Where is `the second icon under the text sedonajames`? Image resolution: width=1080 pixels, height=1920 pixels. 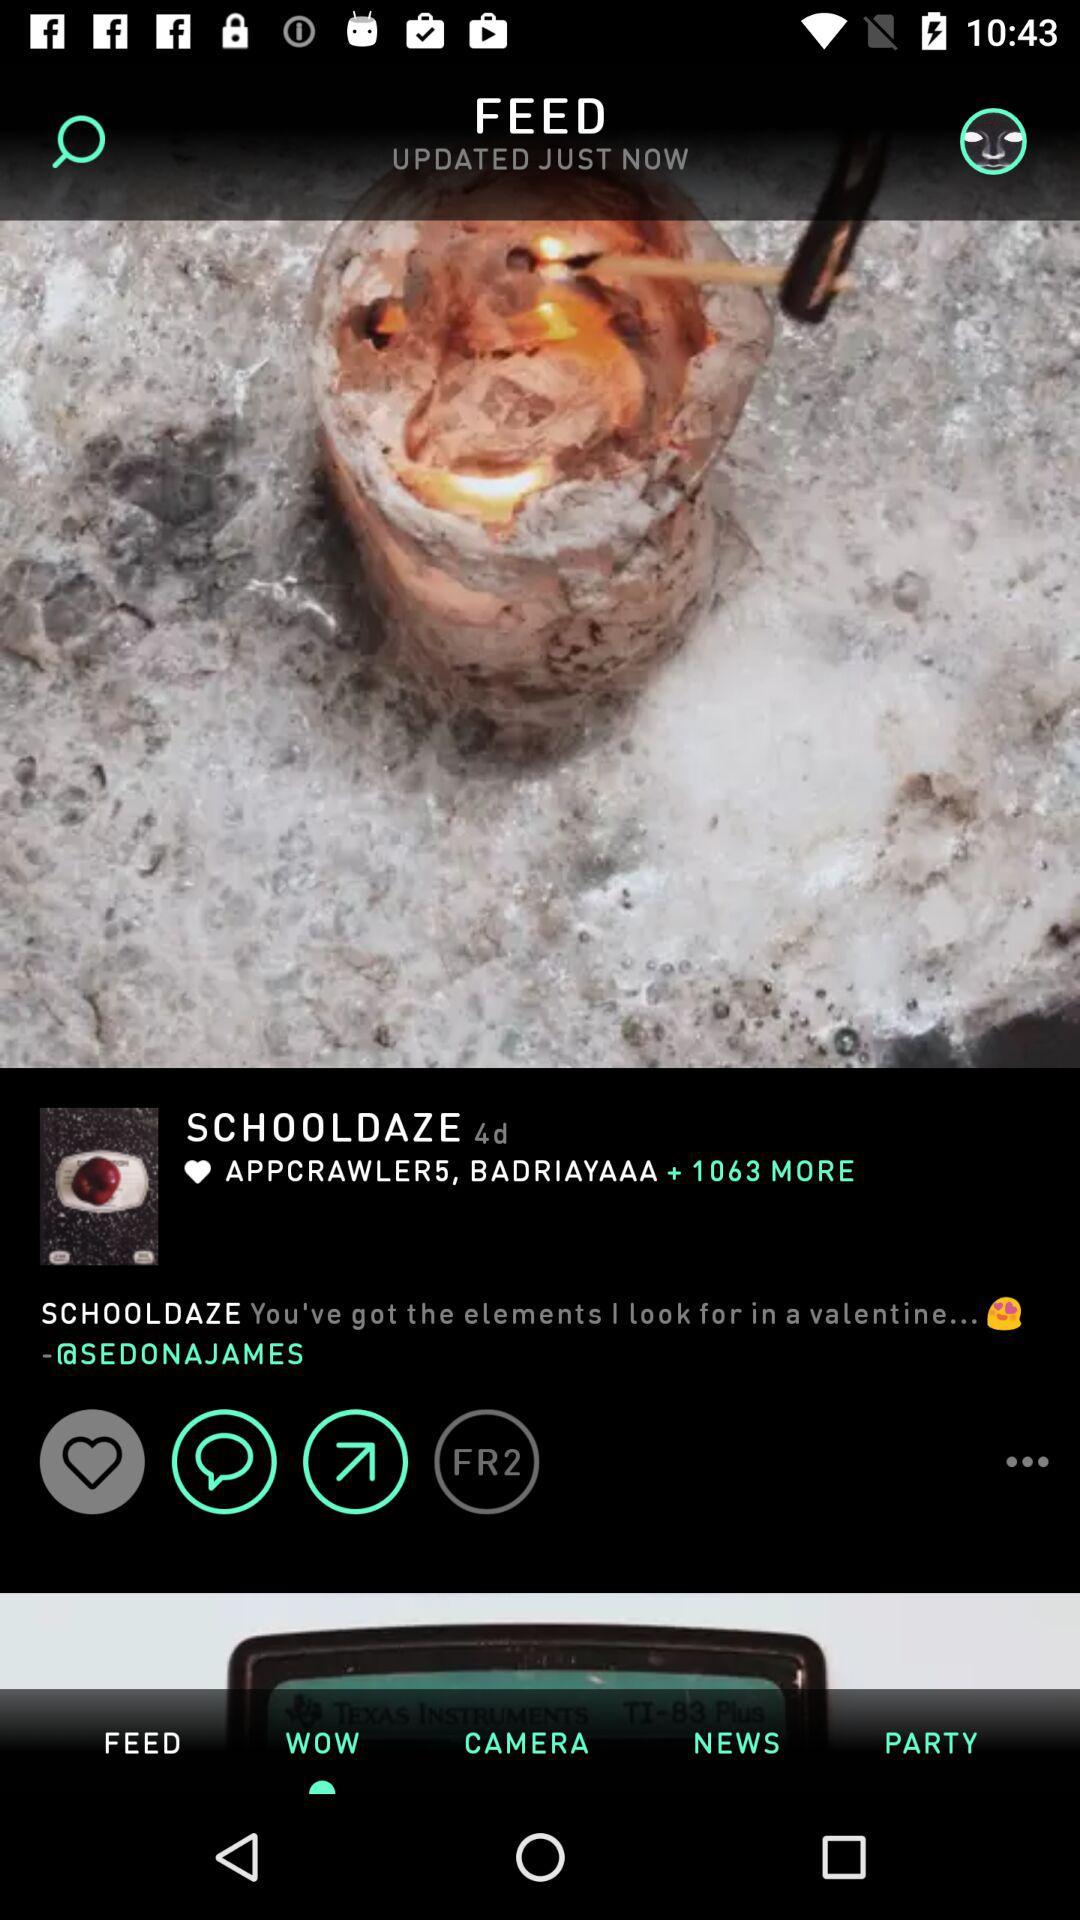 the second icon under the text sedonajames is located at coordinates (224, 1461).